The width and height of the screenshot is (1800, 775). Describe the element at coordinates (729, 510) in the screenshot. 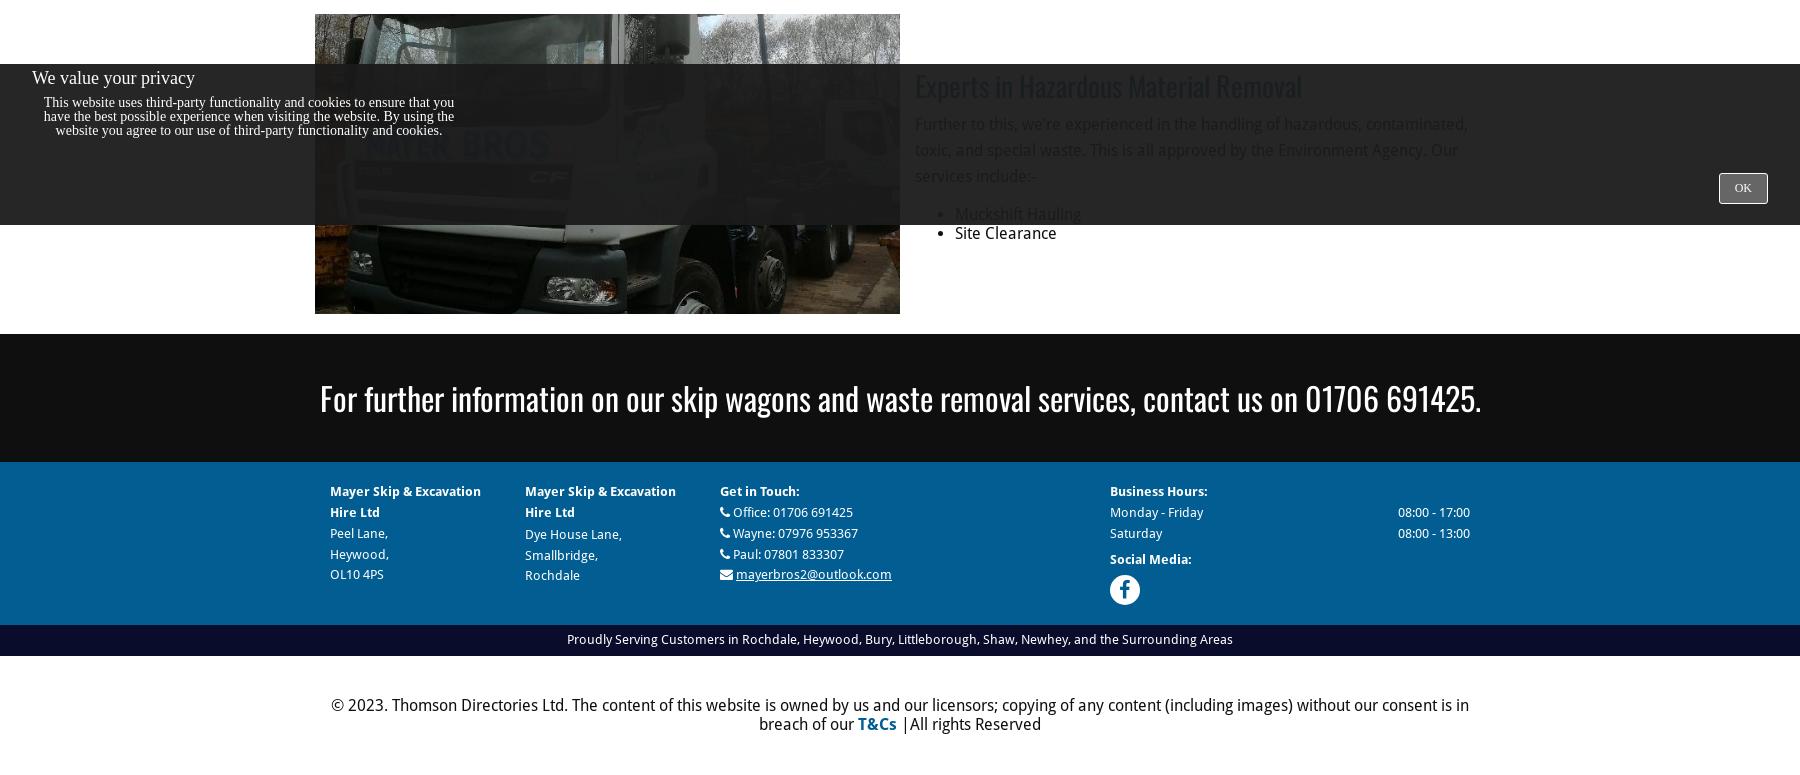

I see `'Office: 01706 691425'` at that location.